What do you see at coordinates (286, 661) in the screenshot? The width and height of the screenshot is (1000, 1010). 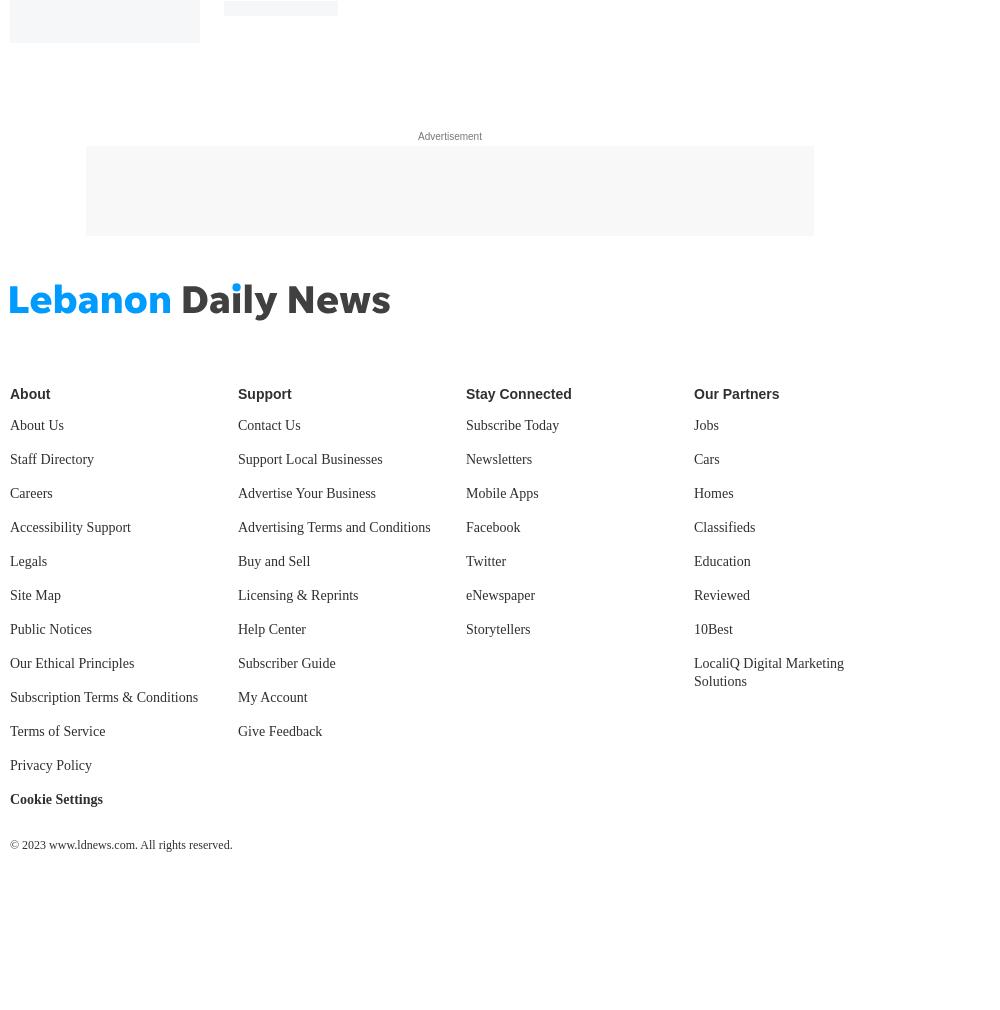 I see `'Subscriber Guide'` at bounding box center [286, 661].